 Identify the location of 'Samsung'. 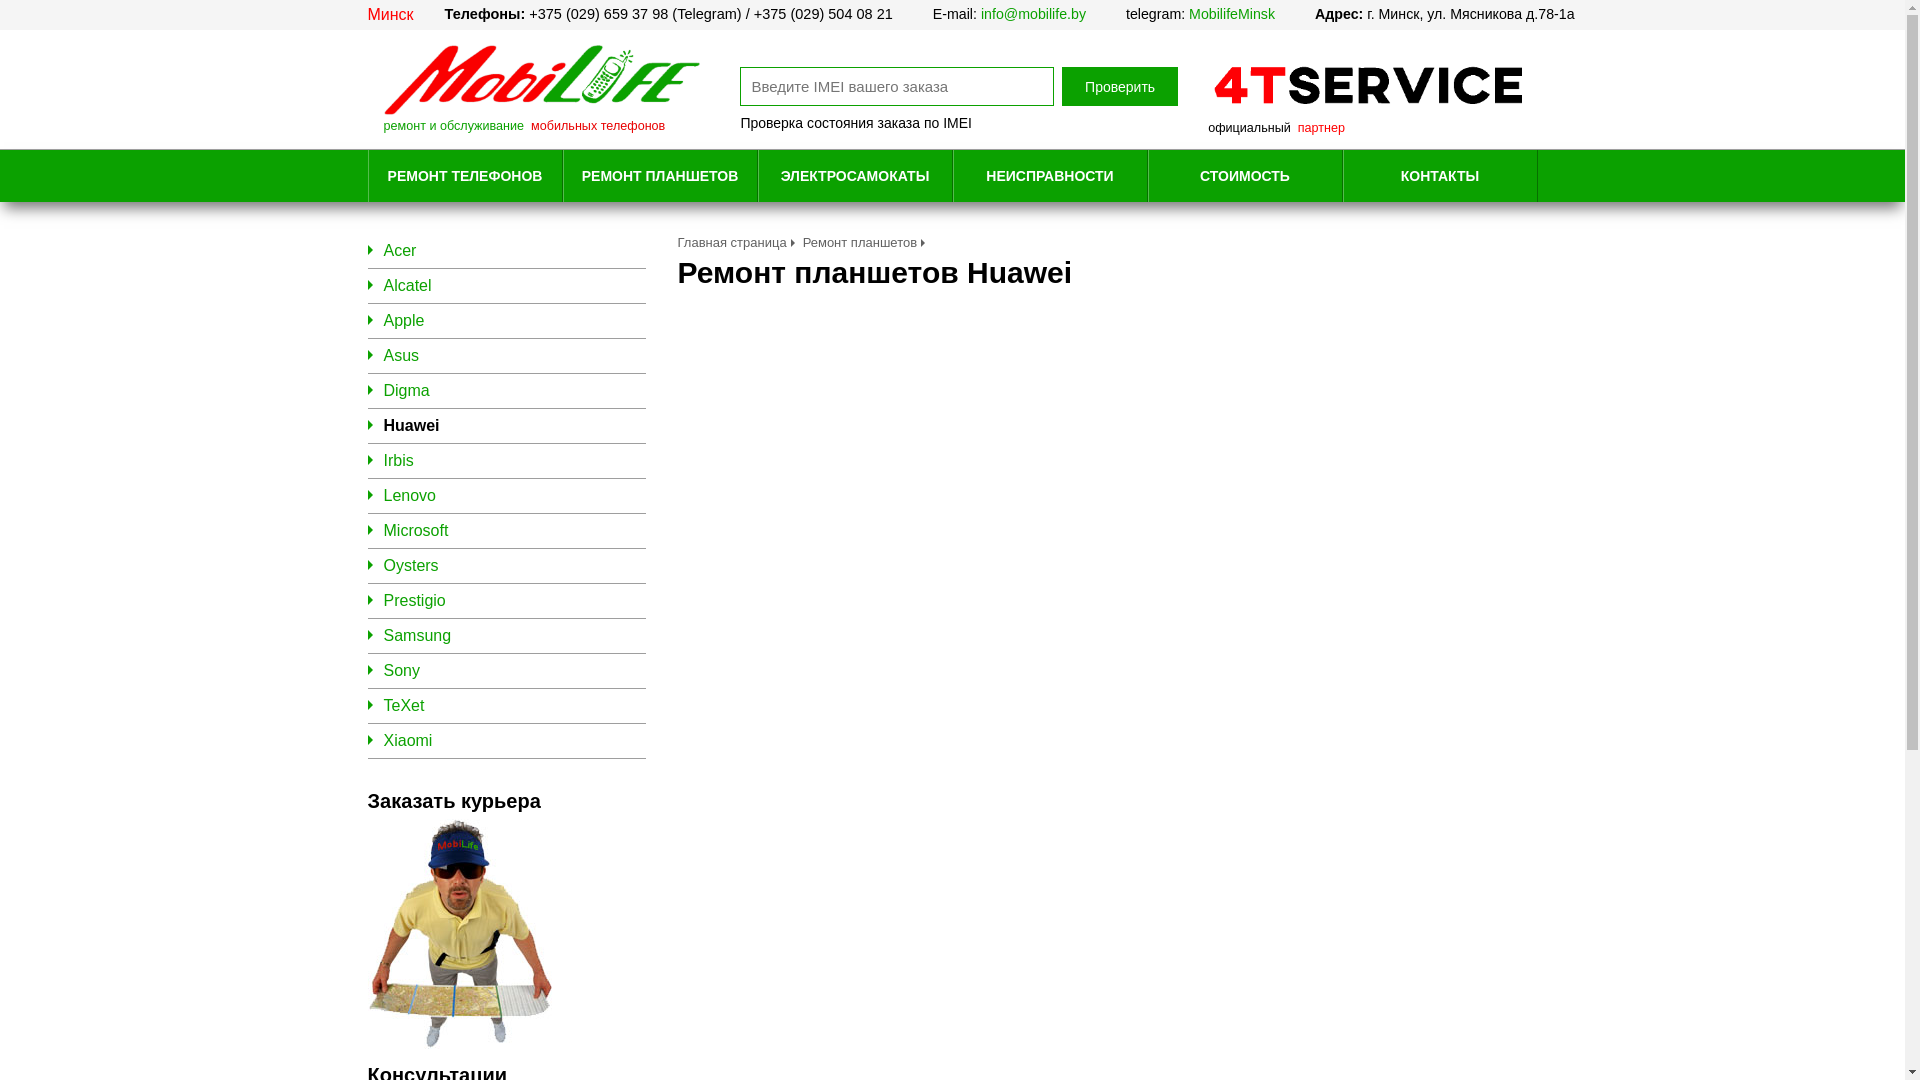
(416, 635).